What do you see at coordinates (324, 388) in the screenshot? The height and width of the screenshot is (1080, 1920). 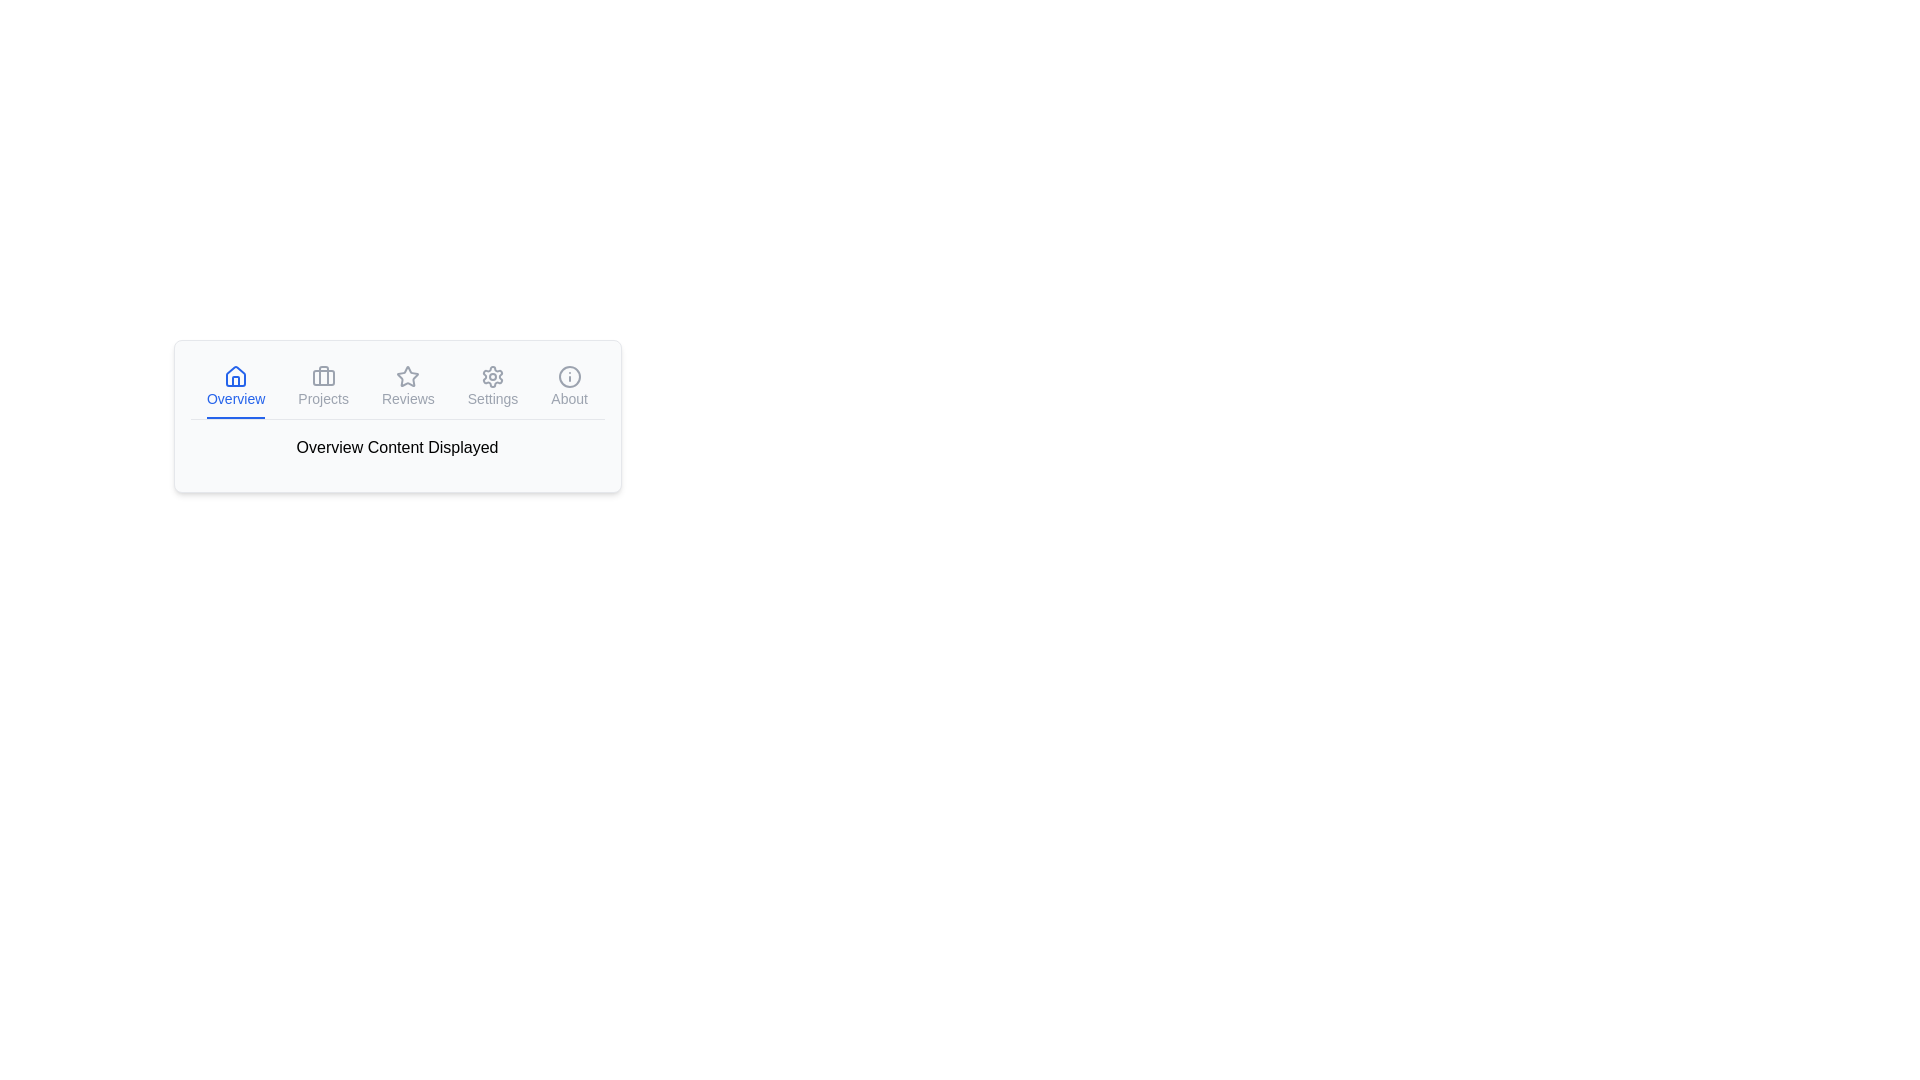 I see `the tab labeled Projects to view its content` at bounding box center [324, 388].